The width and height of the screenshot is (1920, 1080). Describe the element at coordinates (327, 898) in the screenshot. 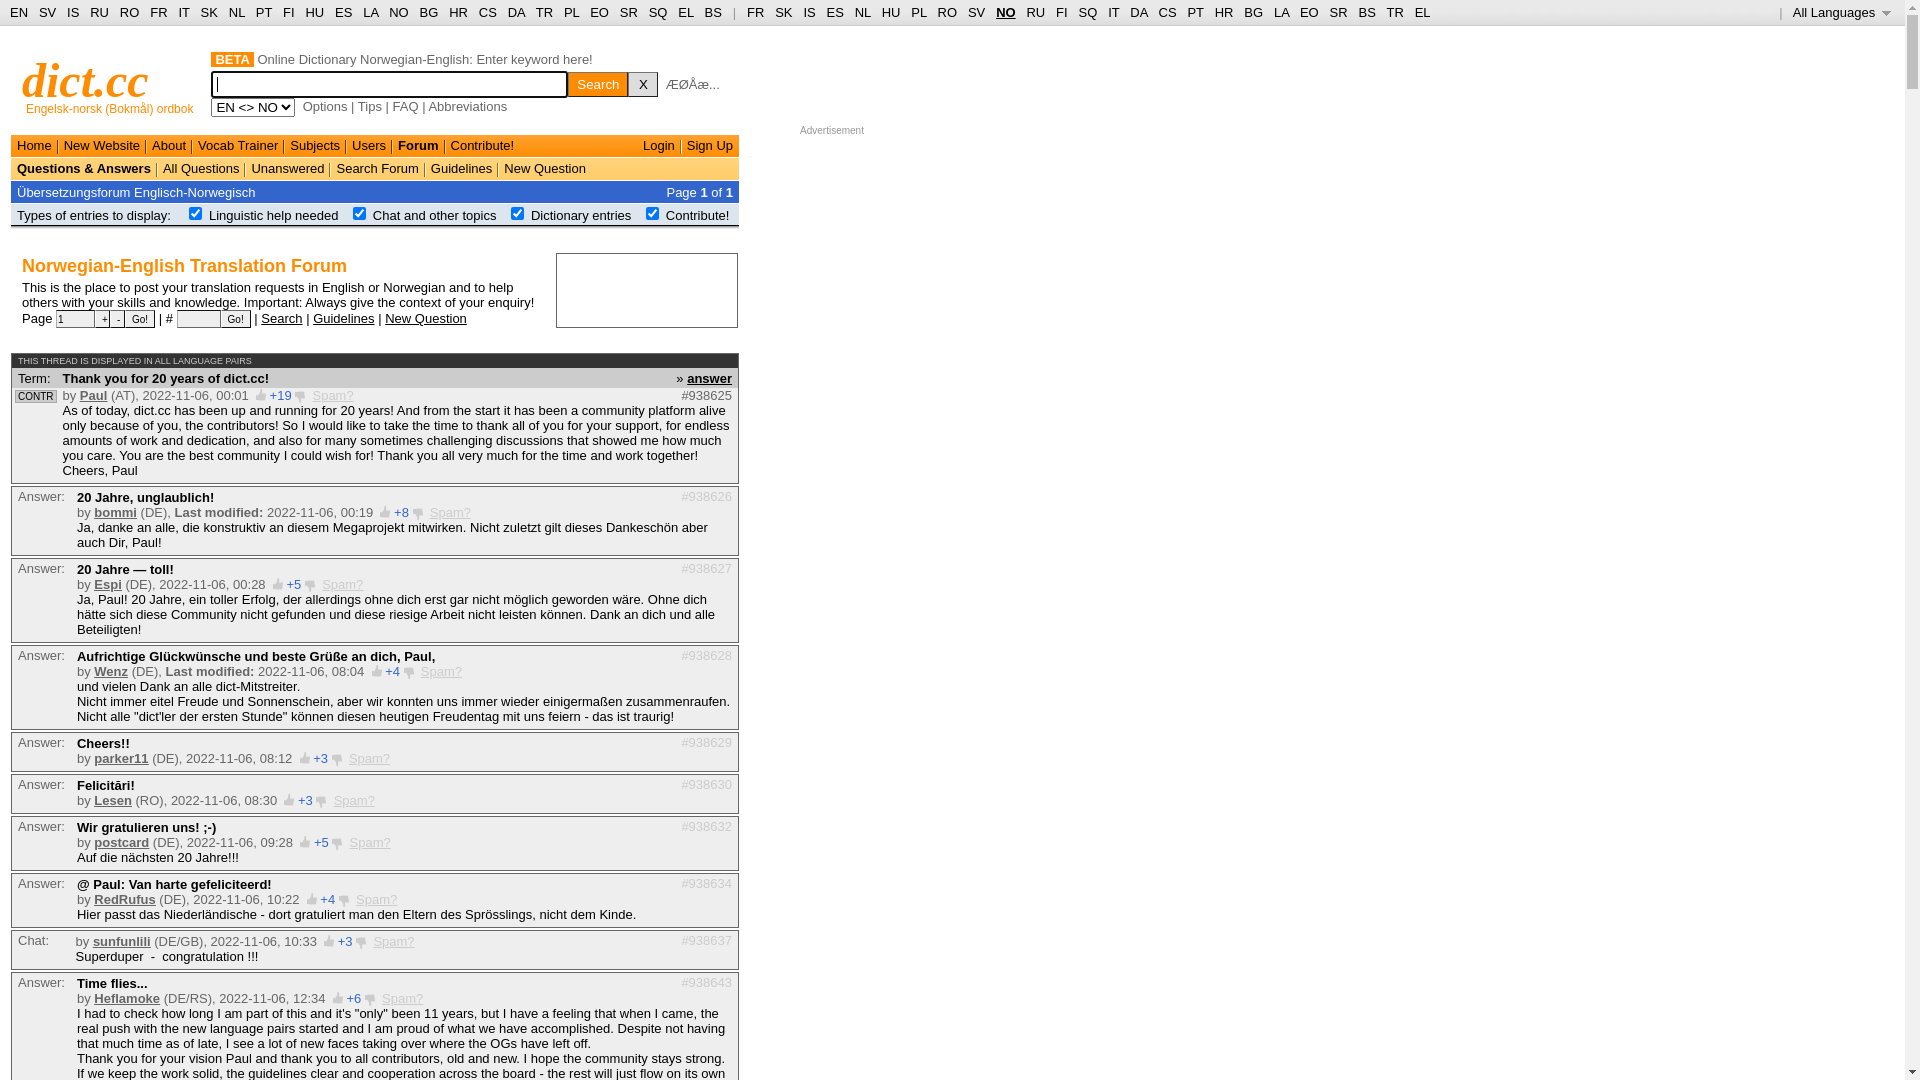

I see `'+4'` at that location.